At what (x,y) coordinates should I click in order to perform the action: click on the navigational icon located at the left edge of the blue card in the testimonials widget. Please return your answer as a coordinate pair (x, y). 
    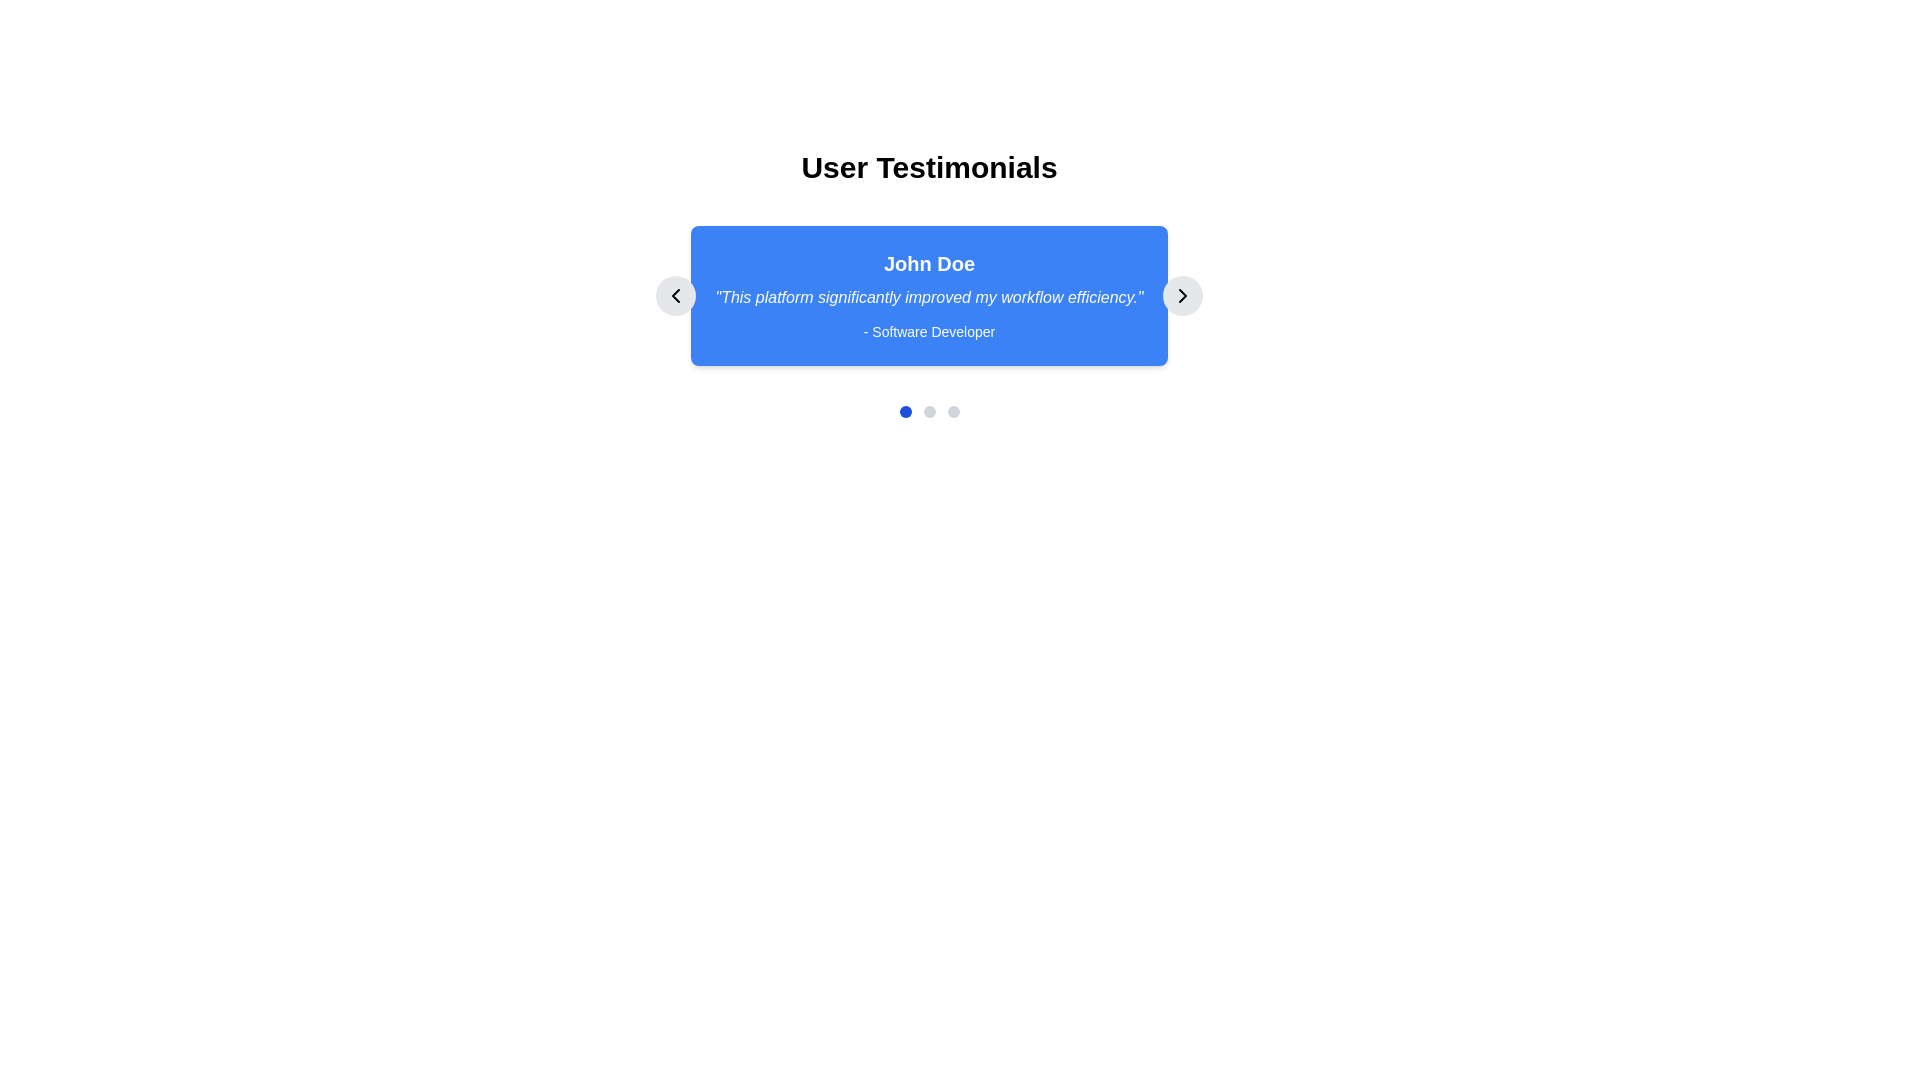
    Looking at the image, I should click on (676, 296).